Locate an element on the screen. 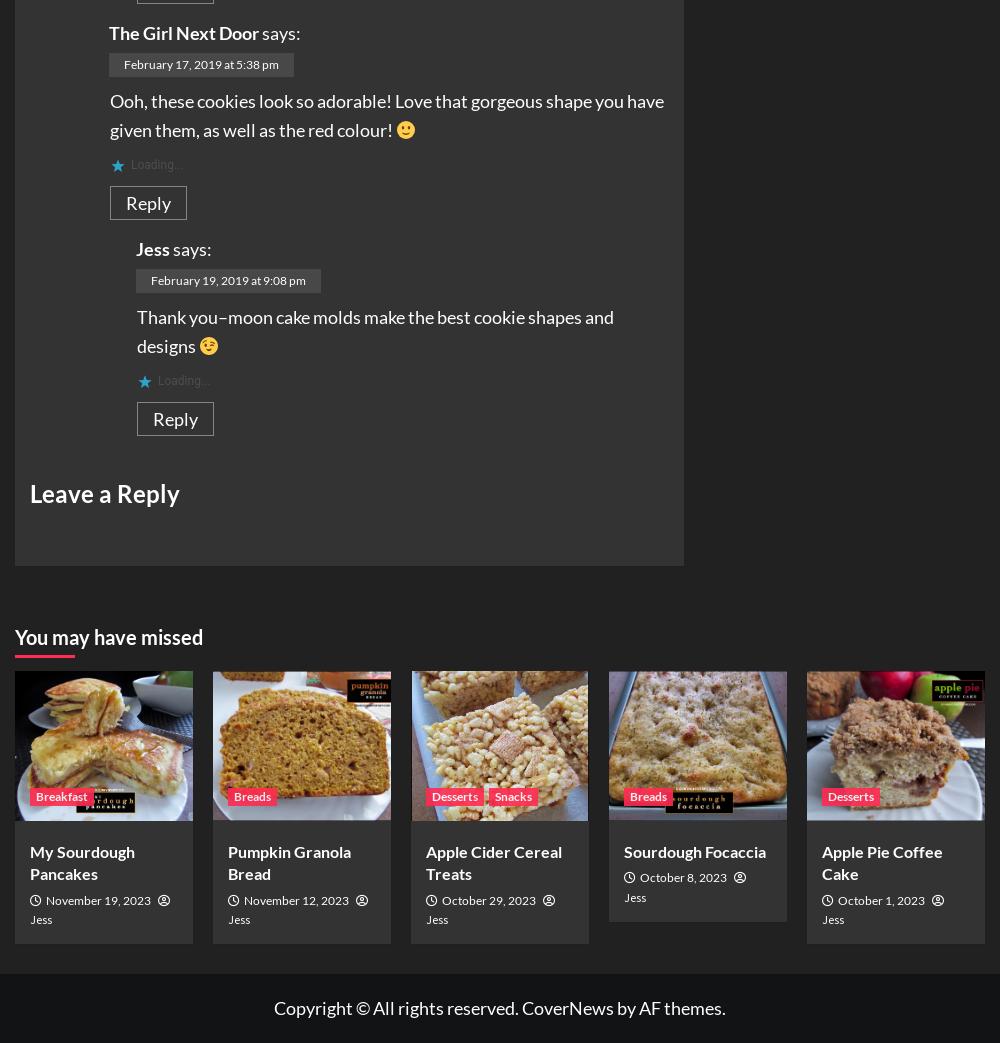  'Sourdough Focaccia' is located at coordinates (694, 850).